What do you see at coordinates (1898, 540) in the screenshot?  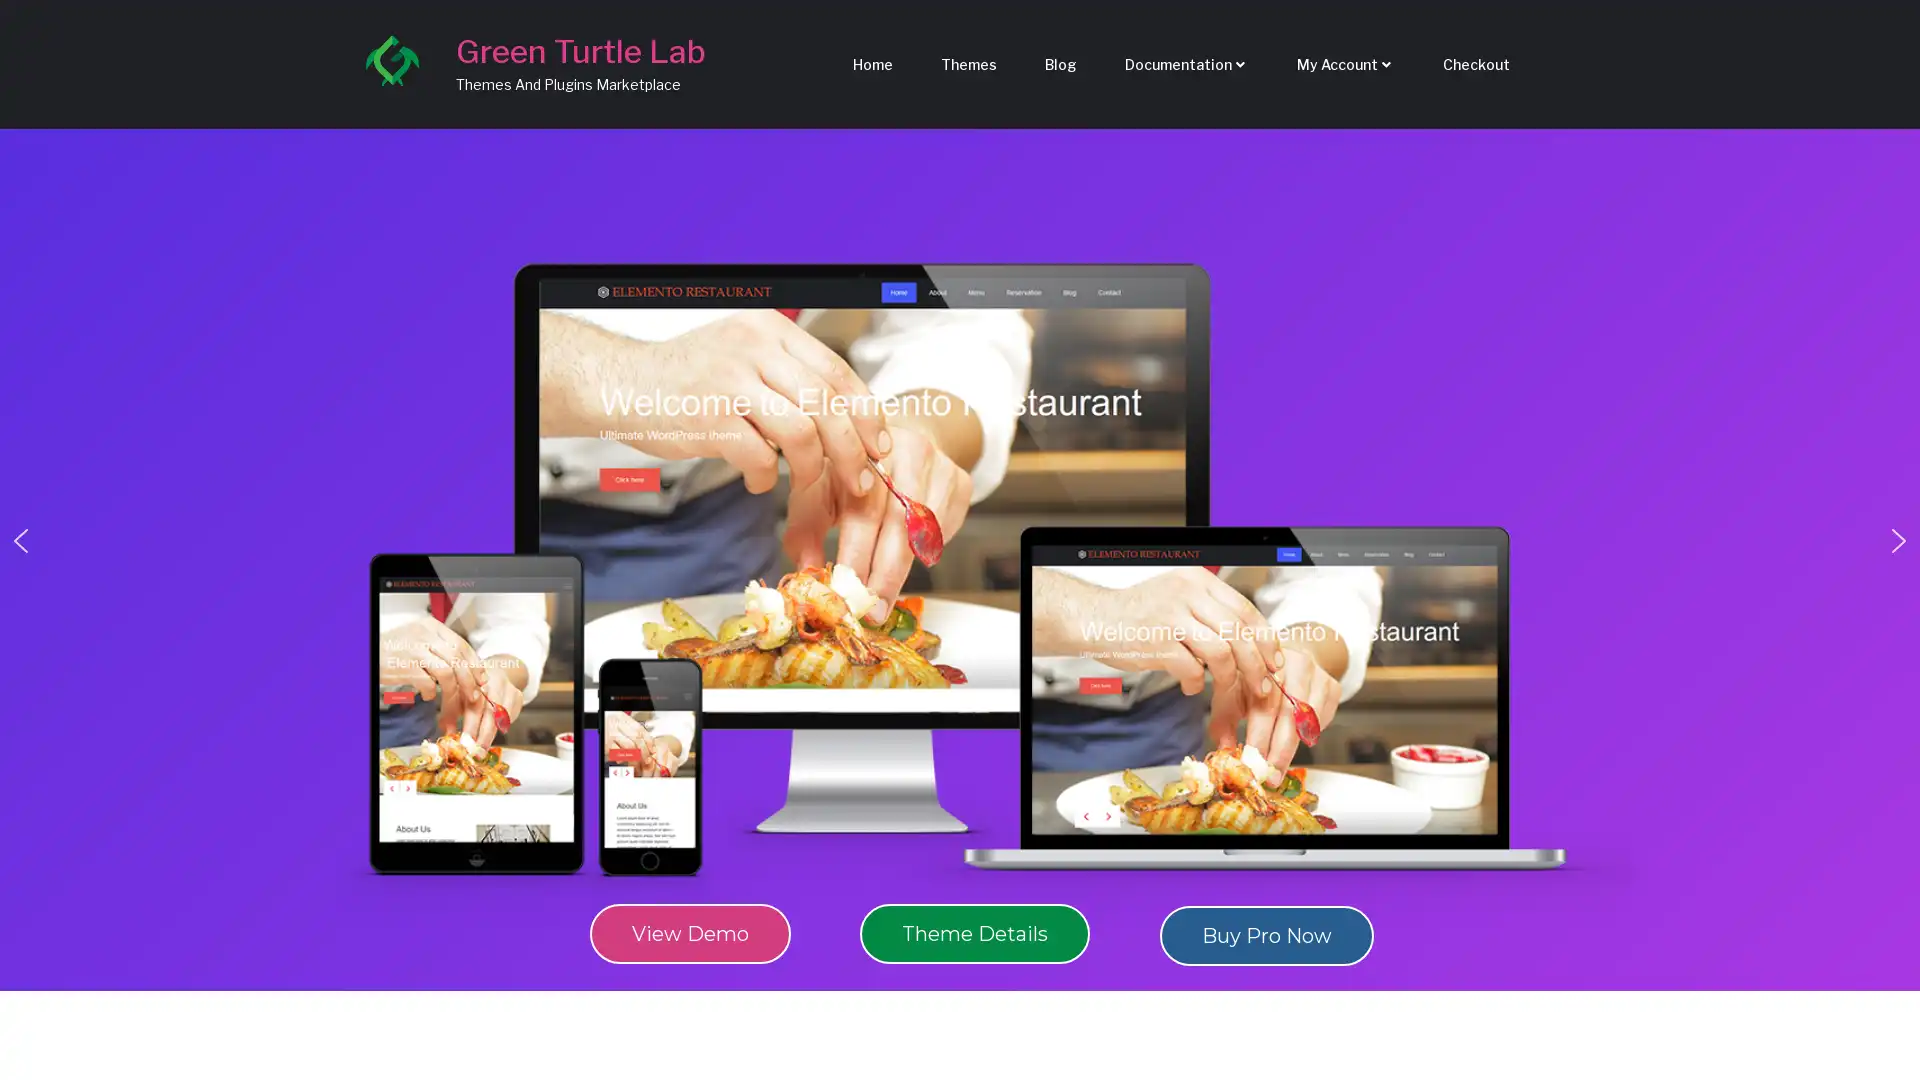 I see `next arrow` at bounding box center [1898, 540].